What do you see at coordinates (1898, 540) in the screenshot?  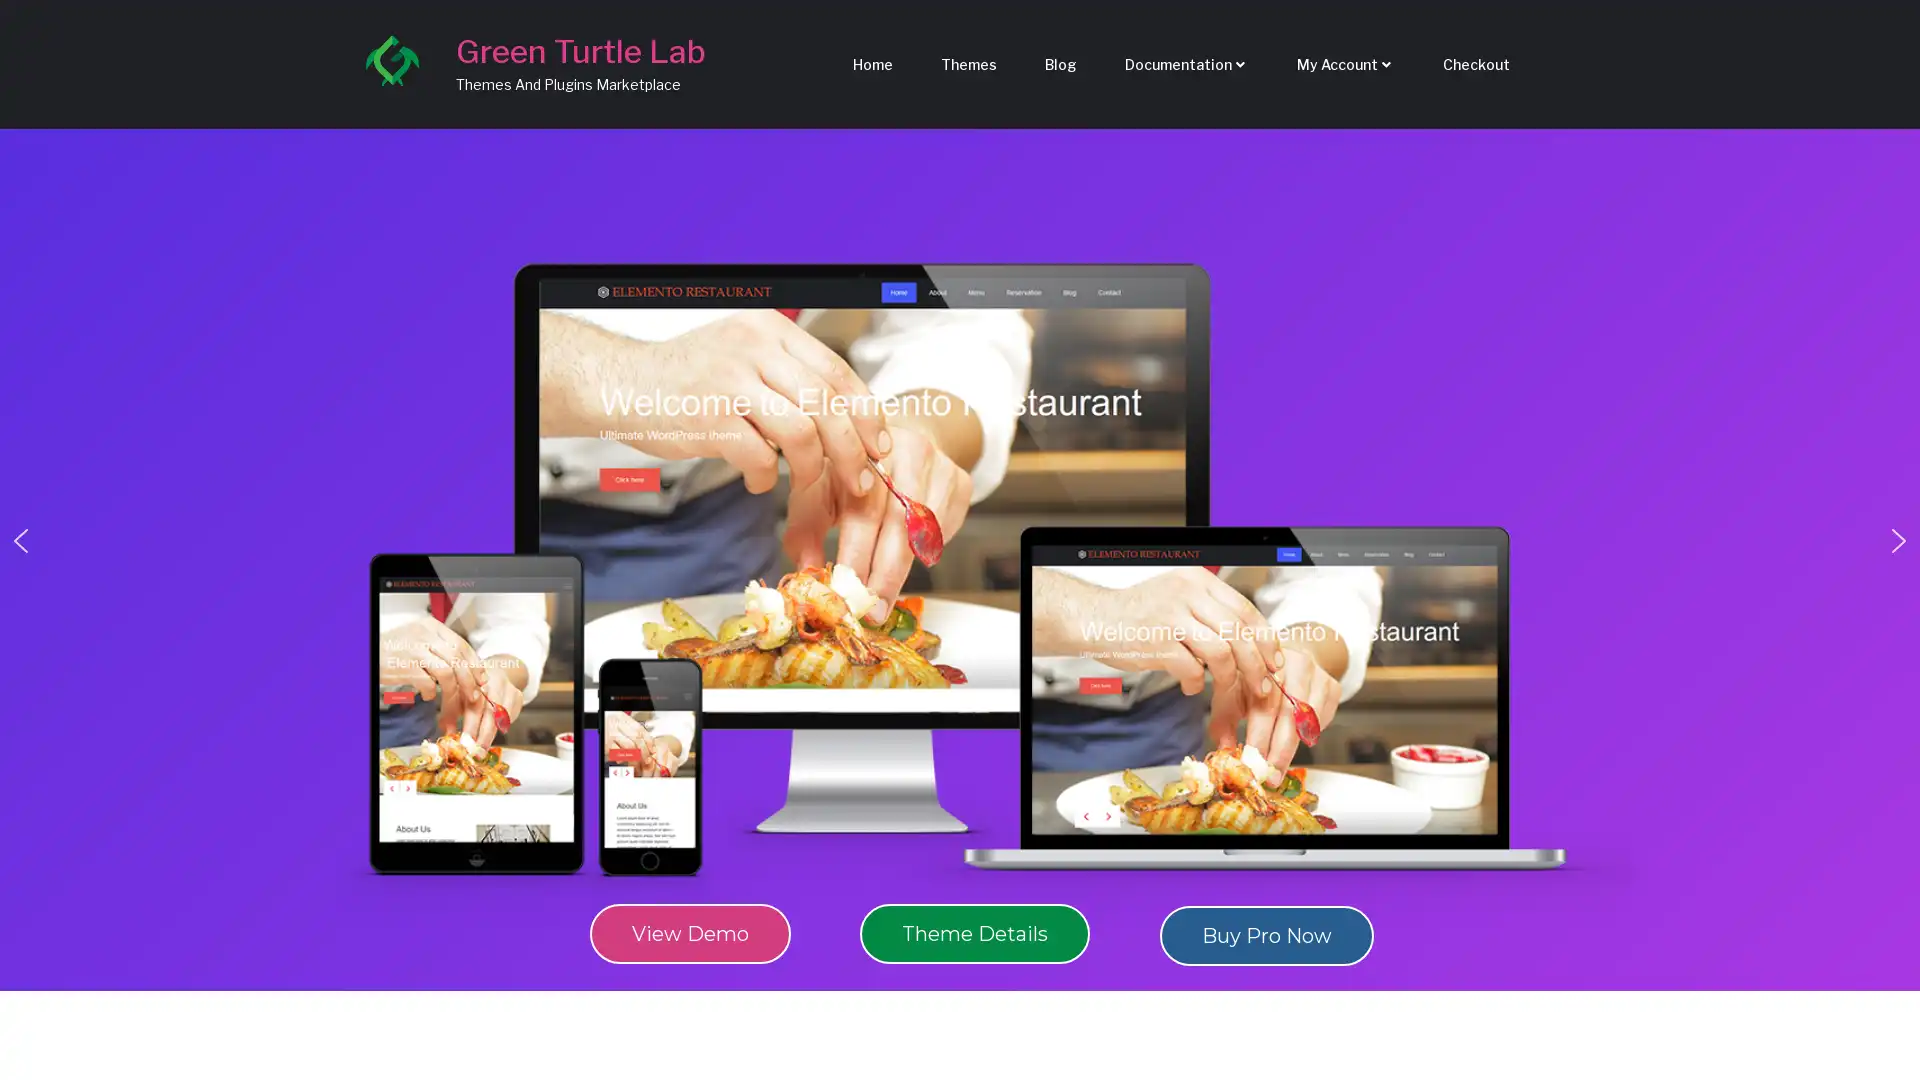 I see `next arrow` at bounding box center [1898, 540].